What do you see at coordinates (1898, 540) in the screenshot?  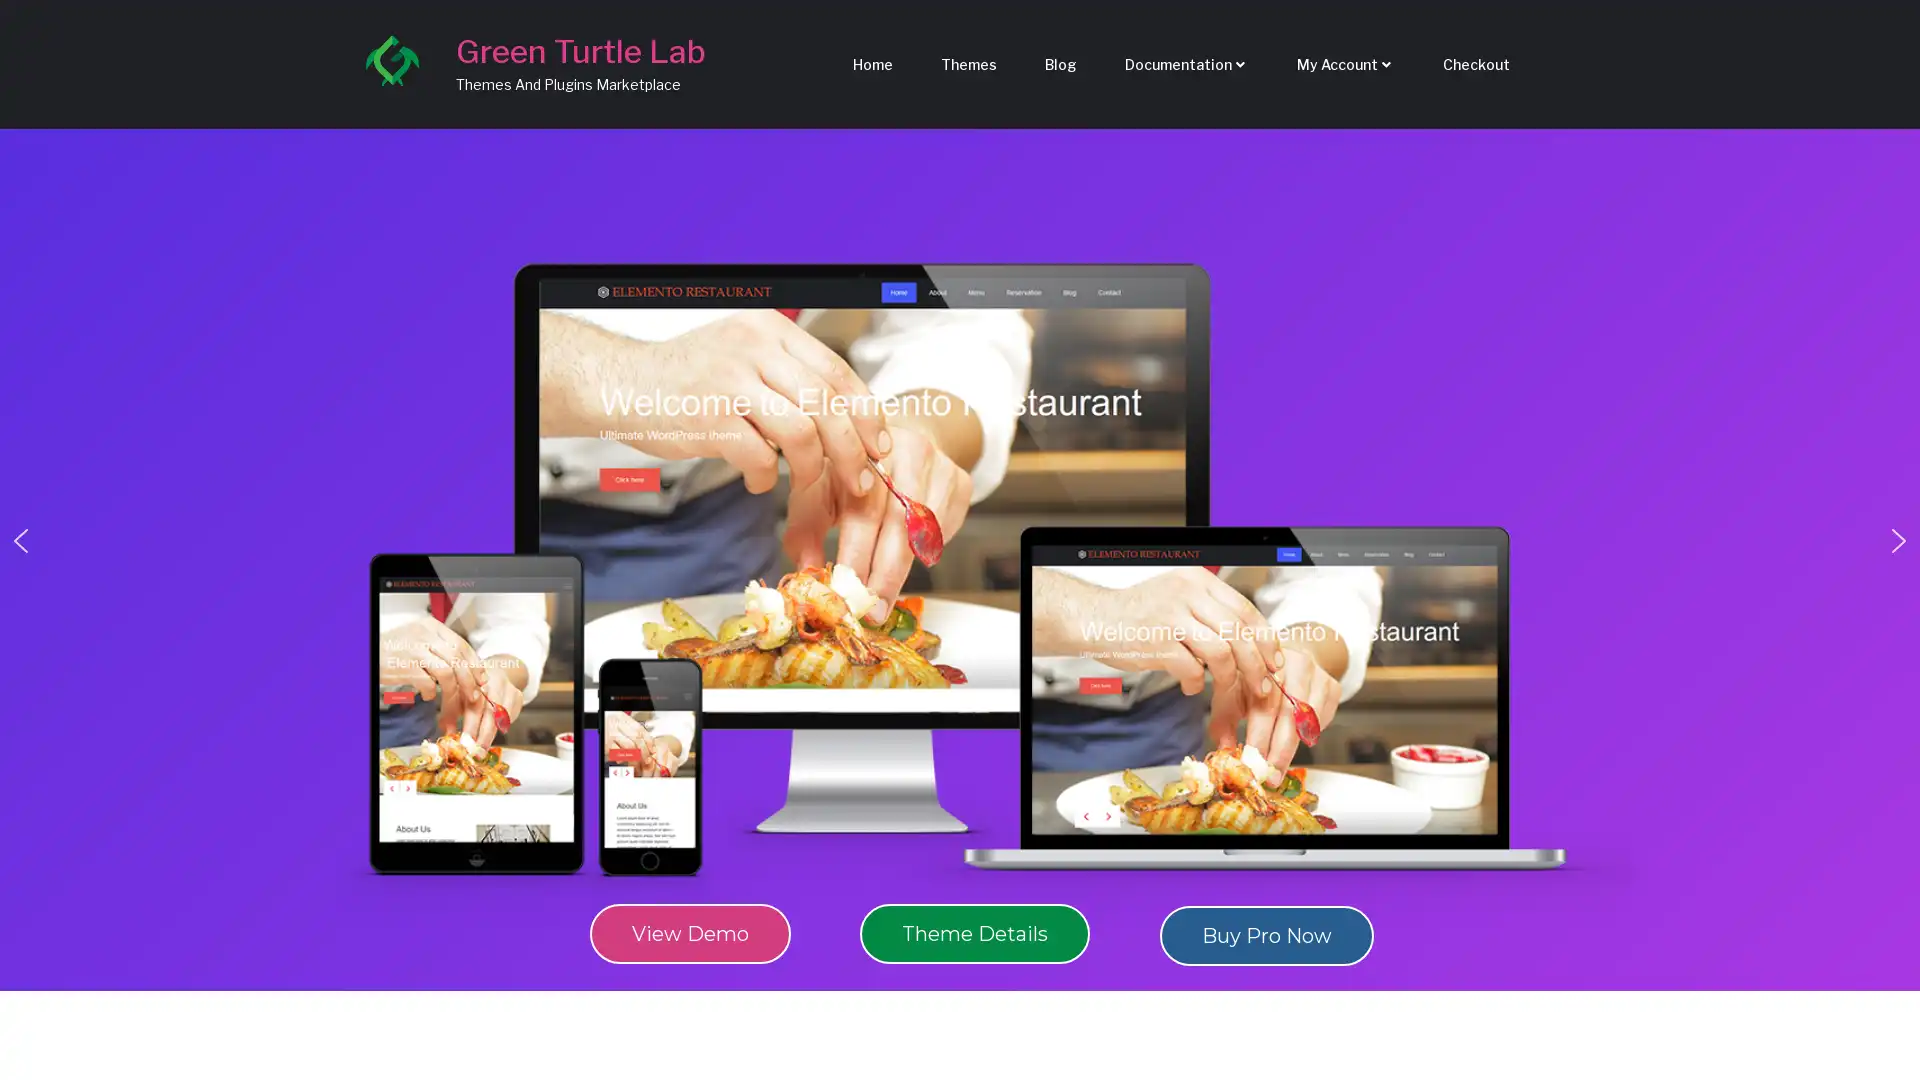 I see `next arrow` at bounding box center [1898, 540].